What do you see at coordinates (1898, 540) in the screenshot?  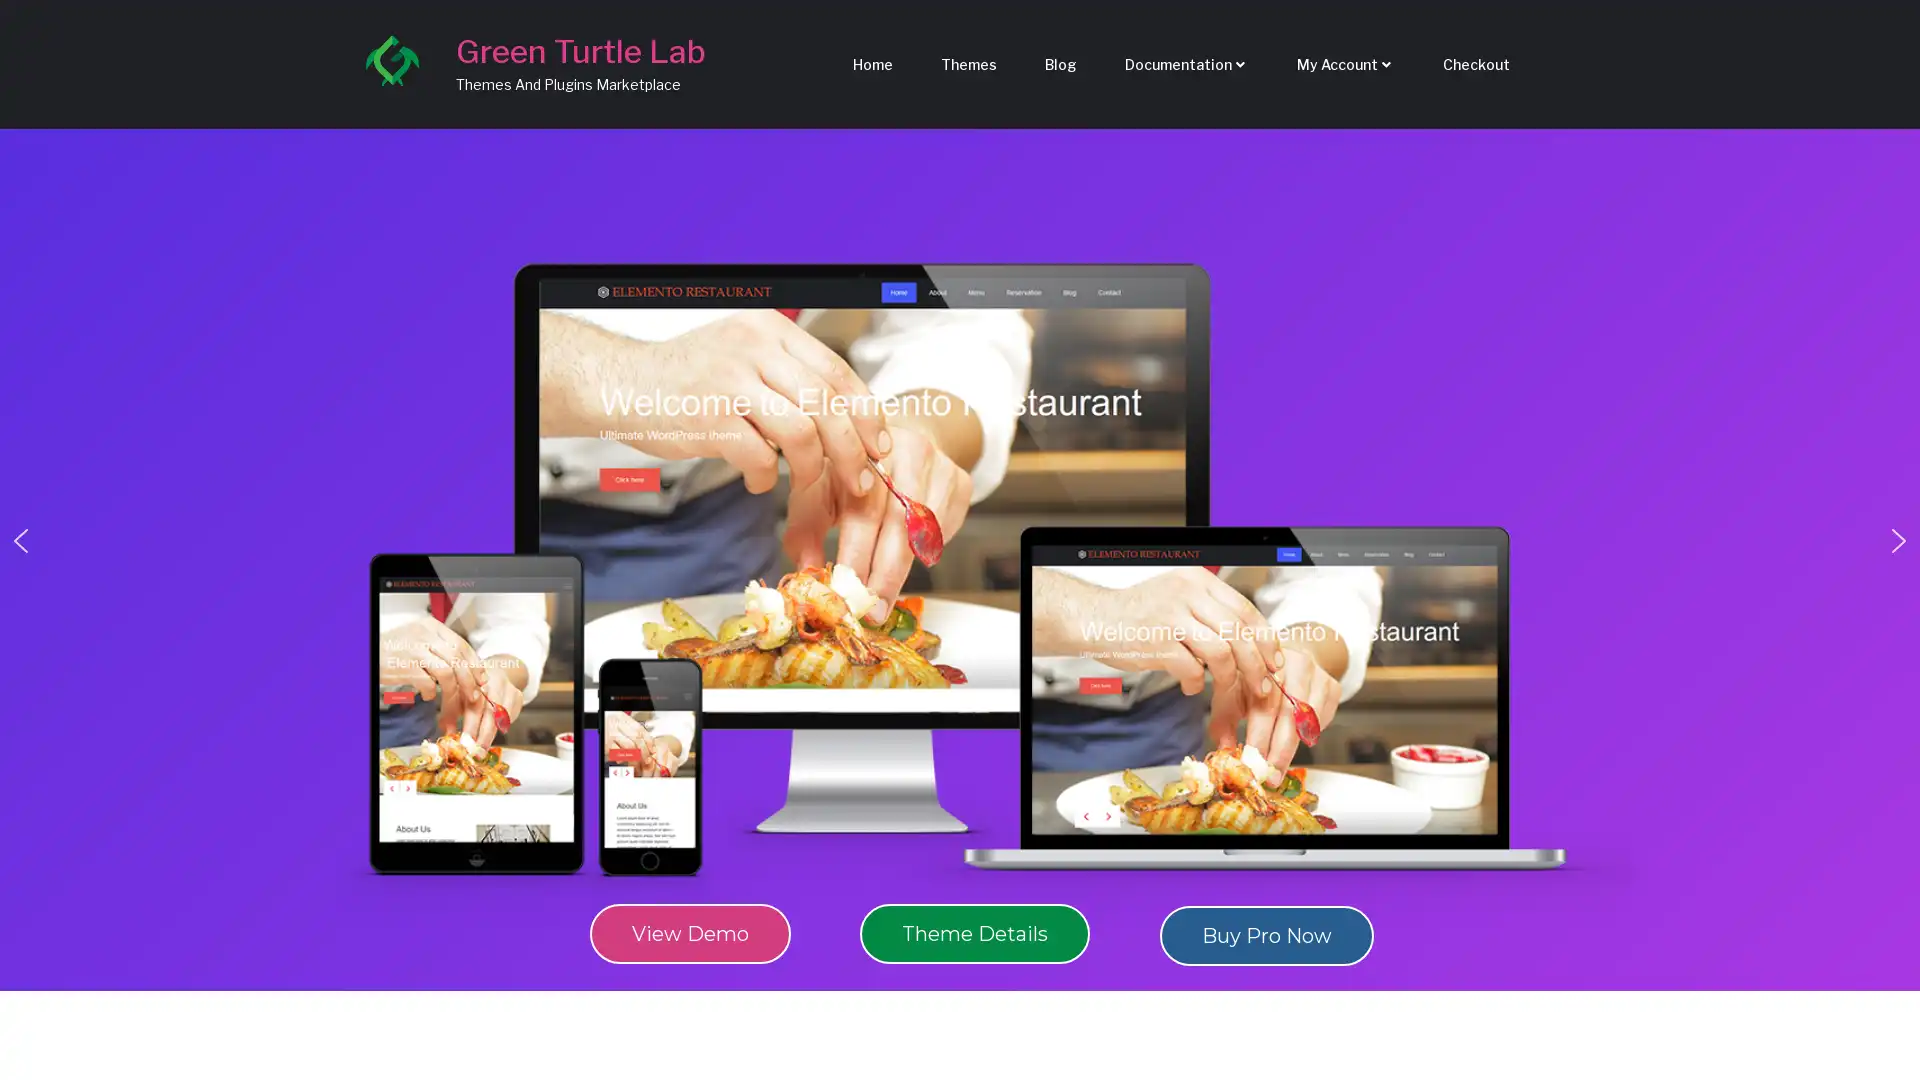 I see `next arrow` at bounding box center [1898, 540].